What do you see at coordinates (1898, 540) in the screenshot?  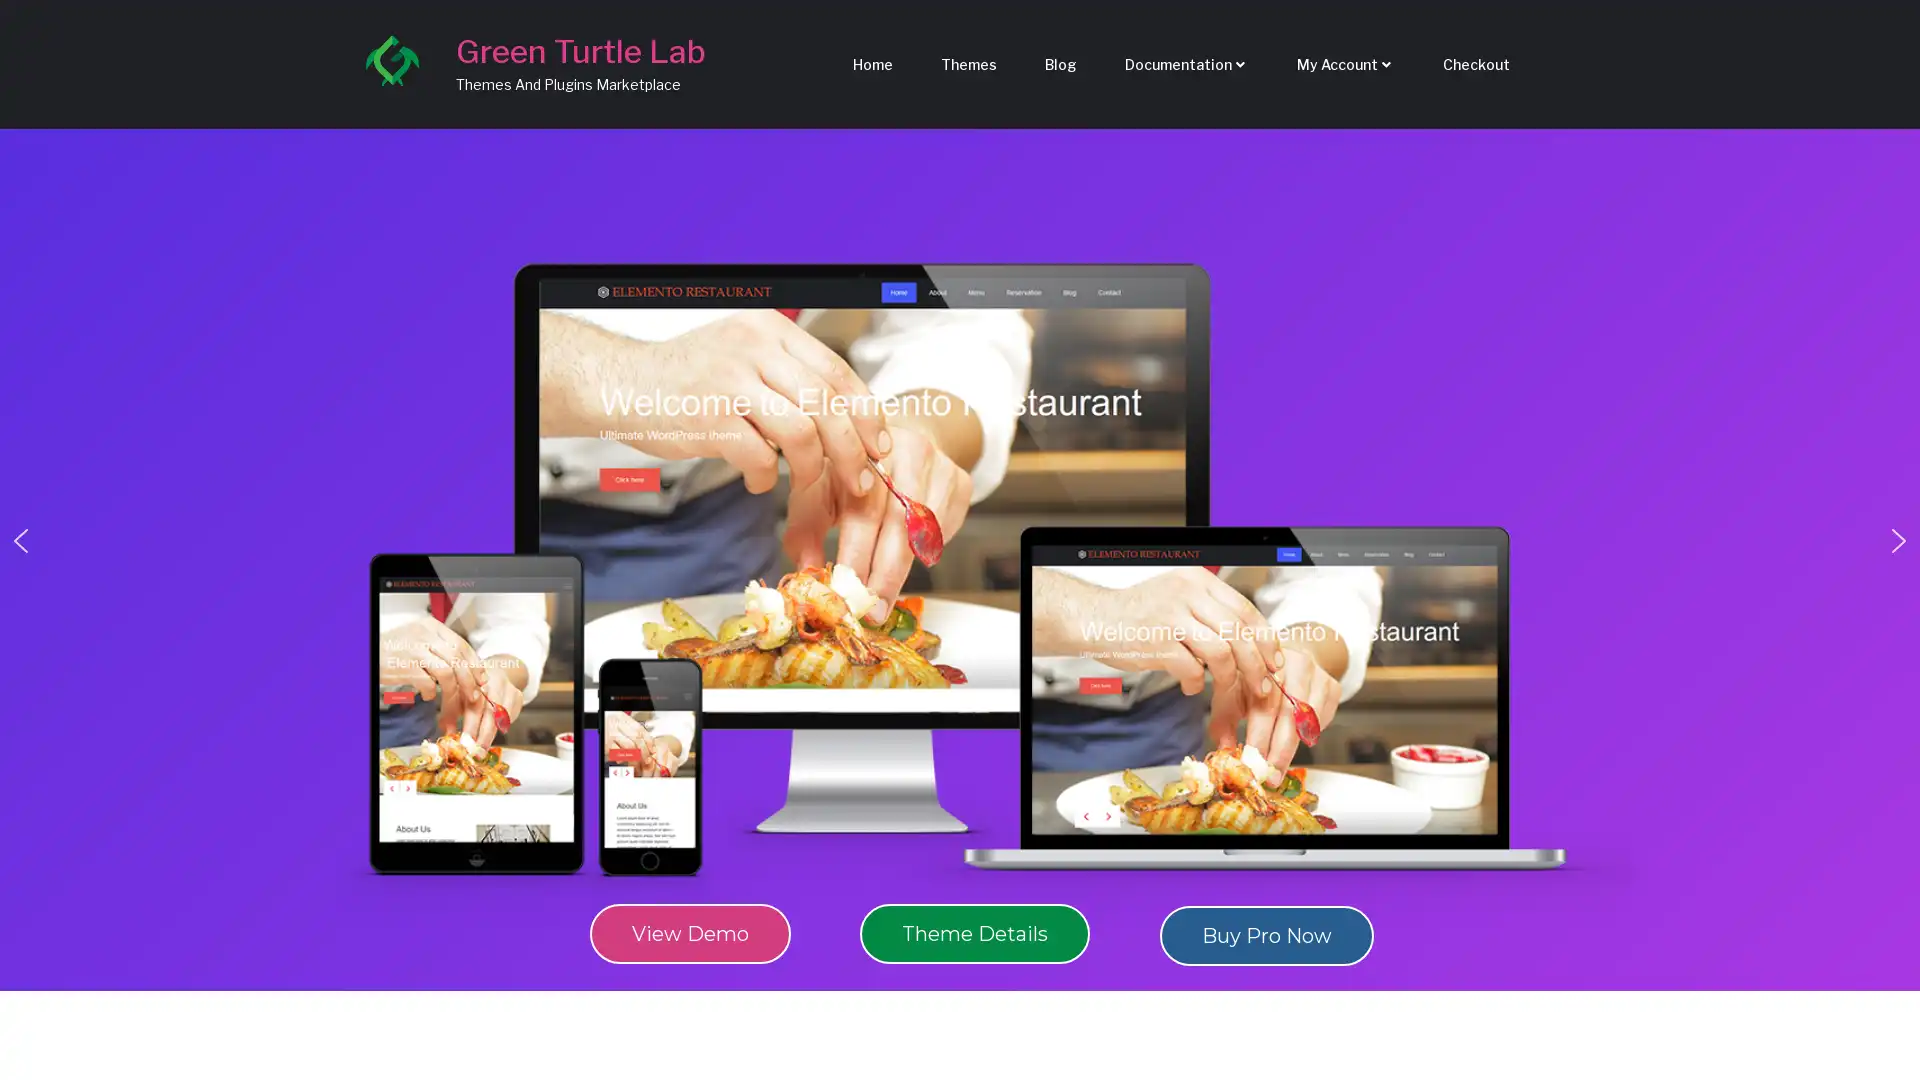 I see `next arrow` at bounding box center [1898, 540].